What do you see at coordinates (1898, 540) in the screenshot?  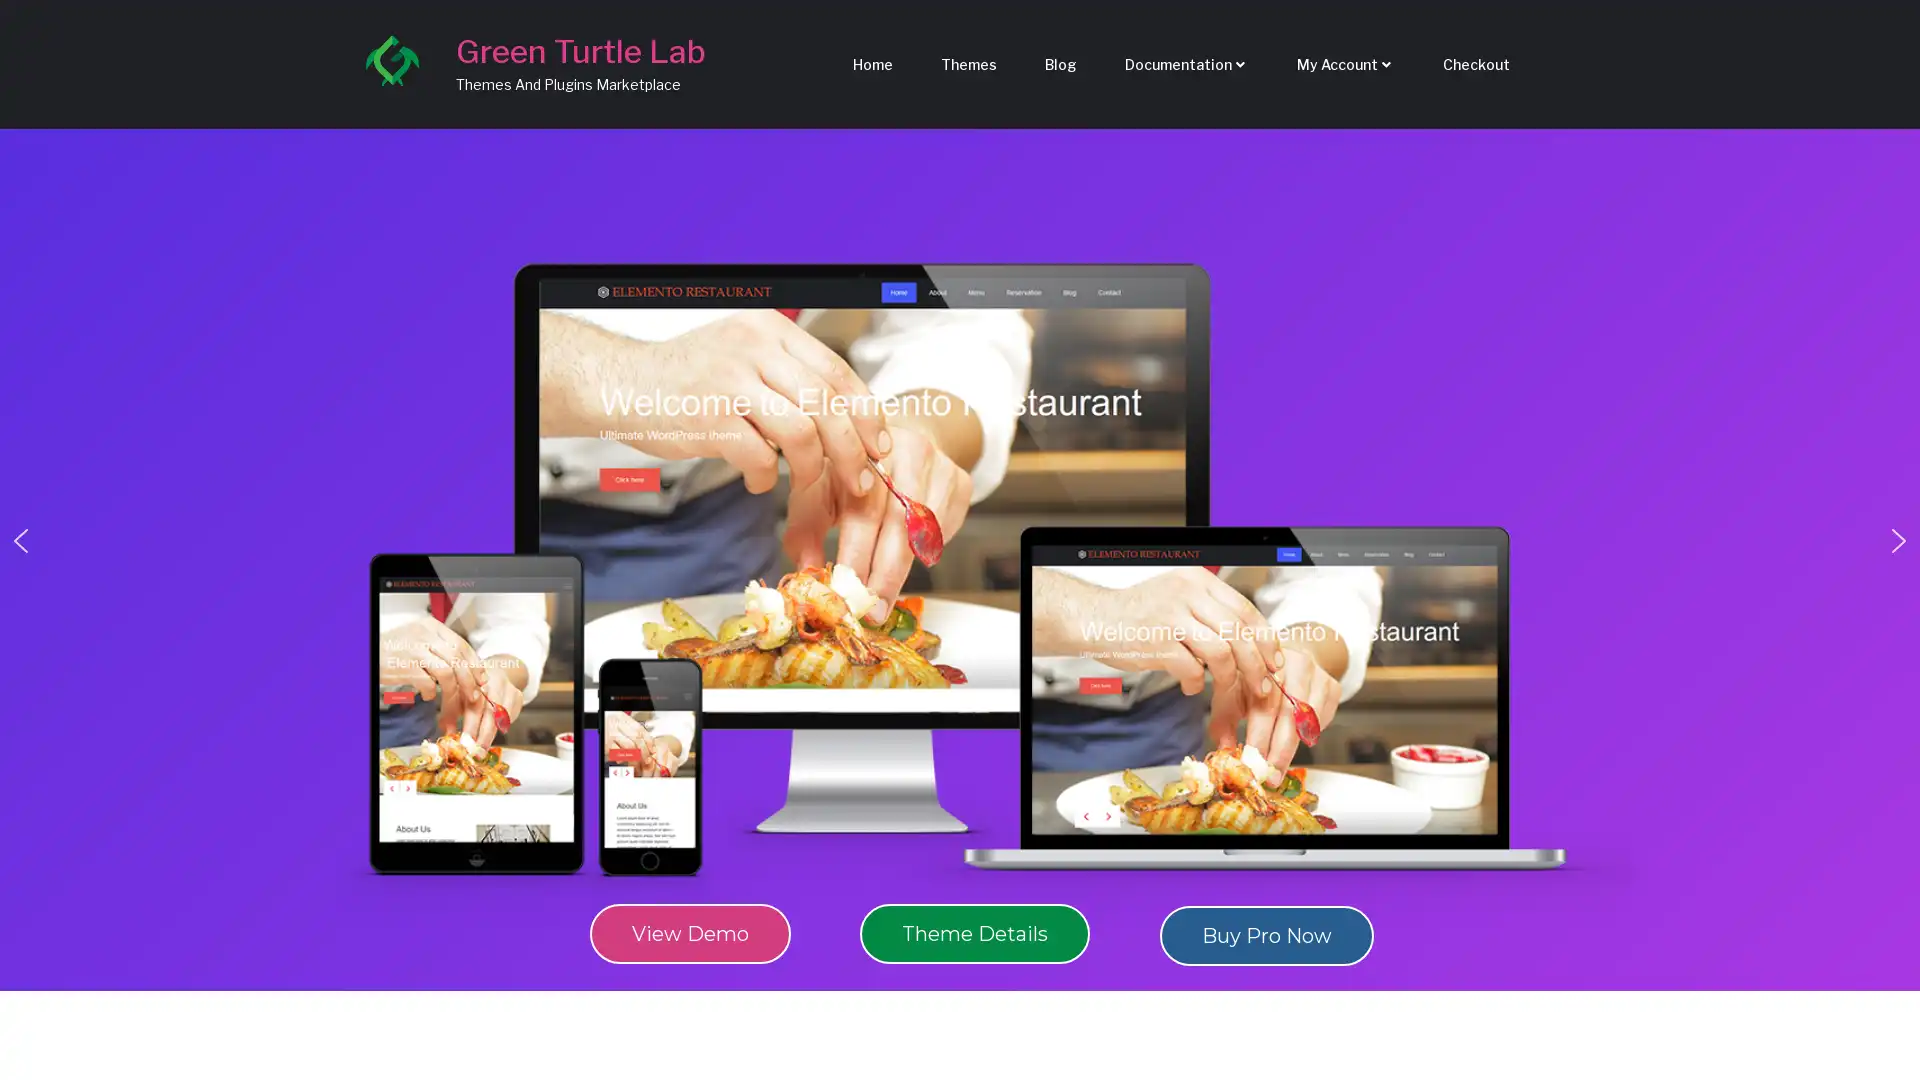 I see `next arrow` at bounding box center [1898, 540].